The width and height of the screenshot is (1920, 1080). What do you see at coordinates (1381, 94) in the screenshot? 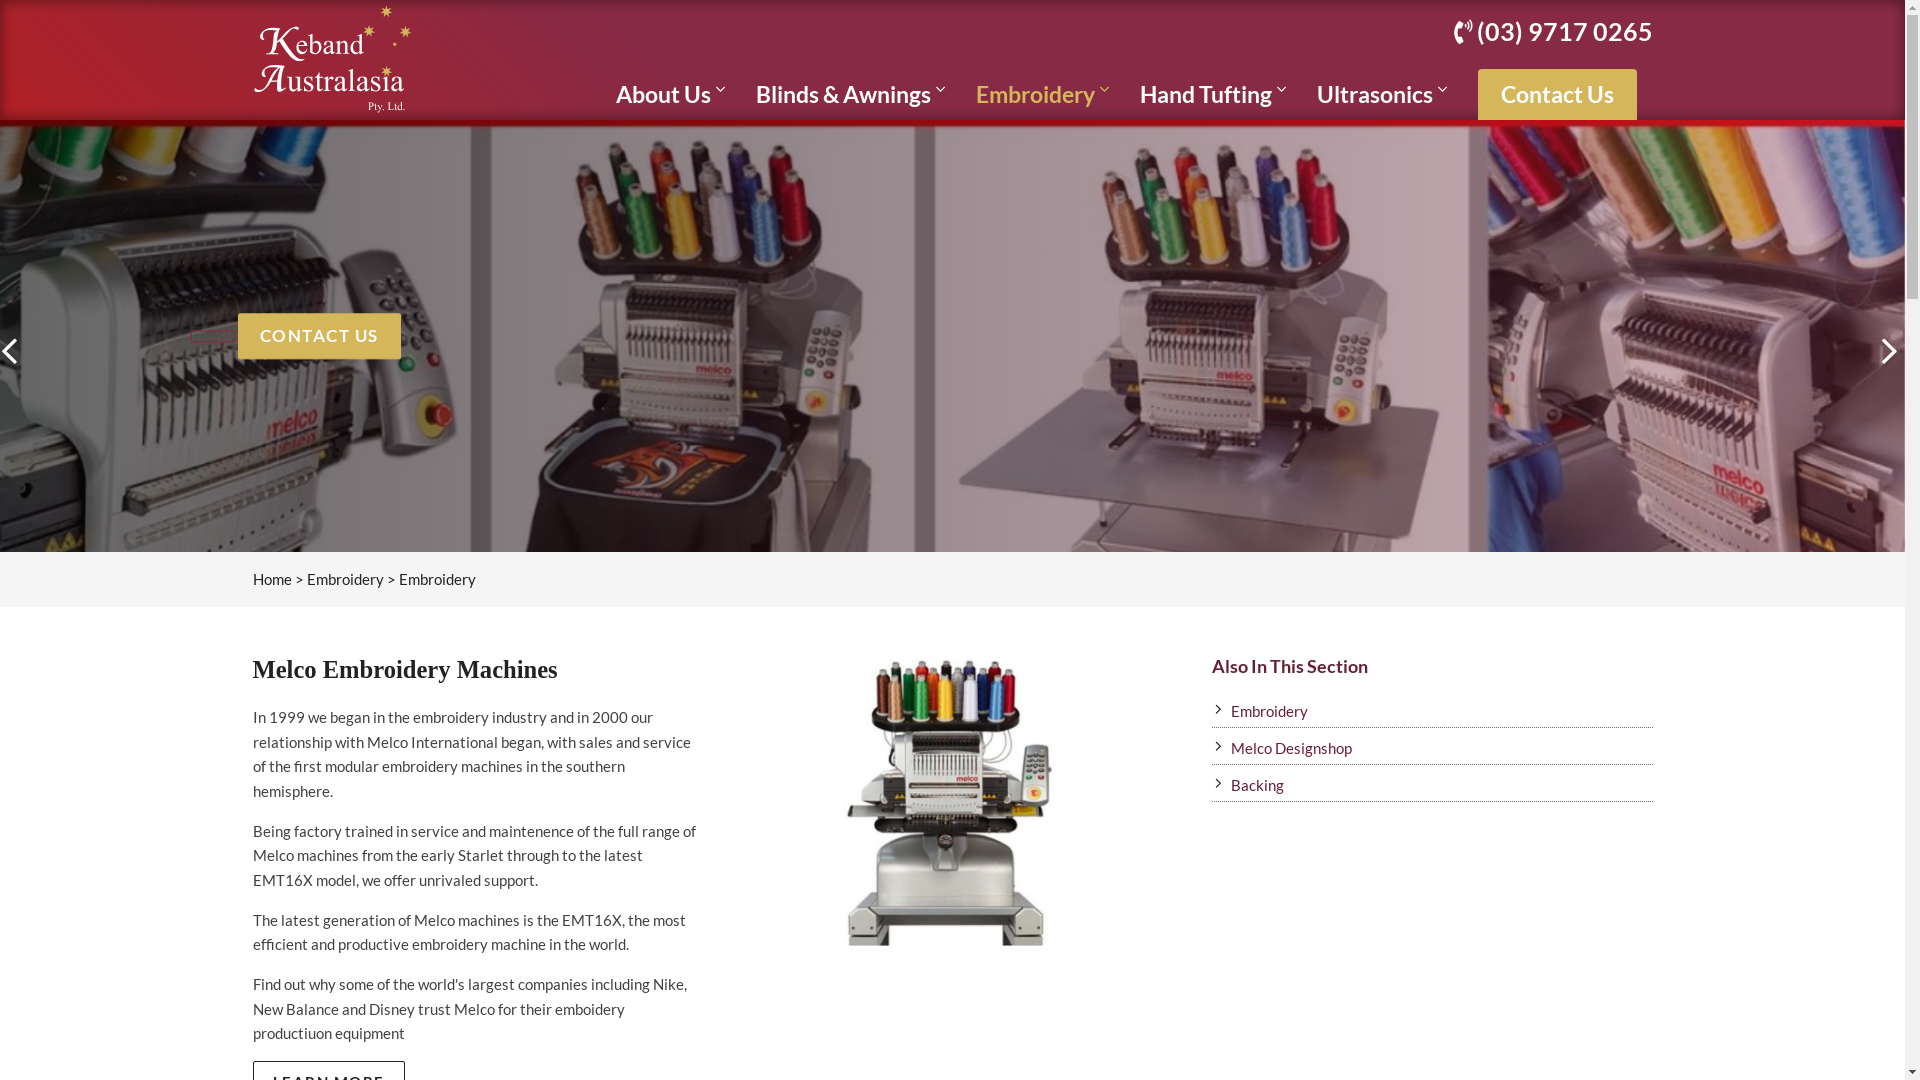
I see `'Ultrasonics'` at bounding box center [1381, 94].